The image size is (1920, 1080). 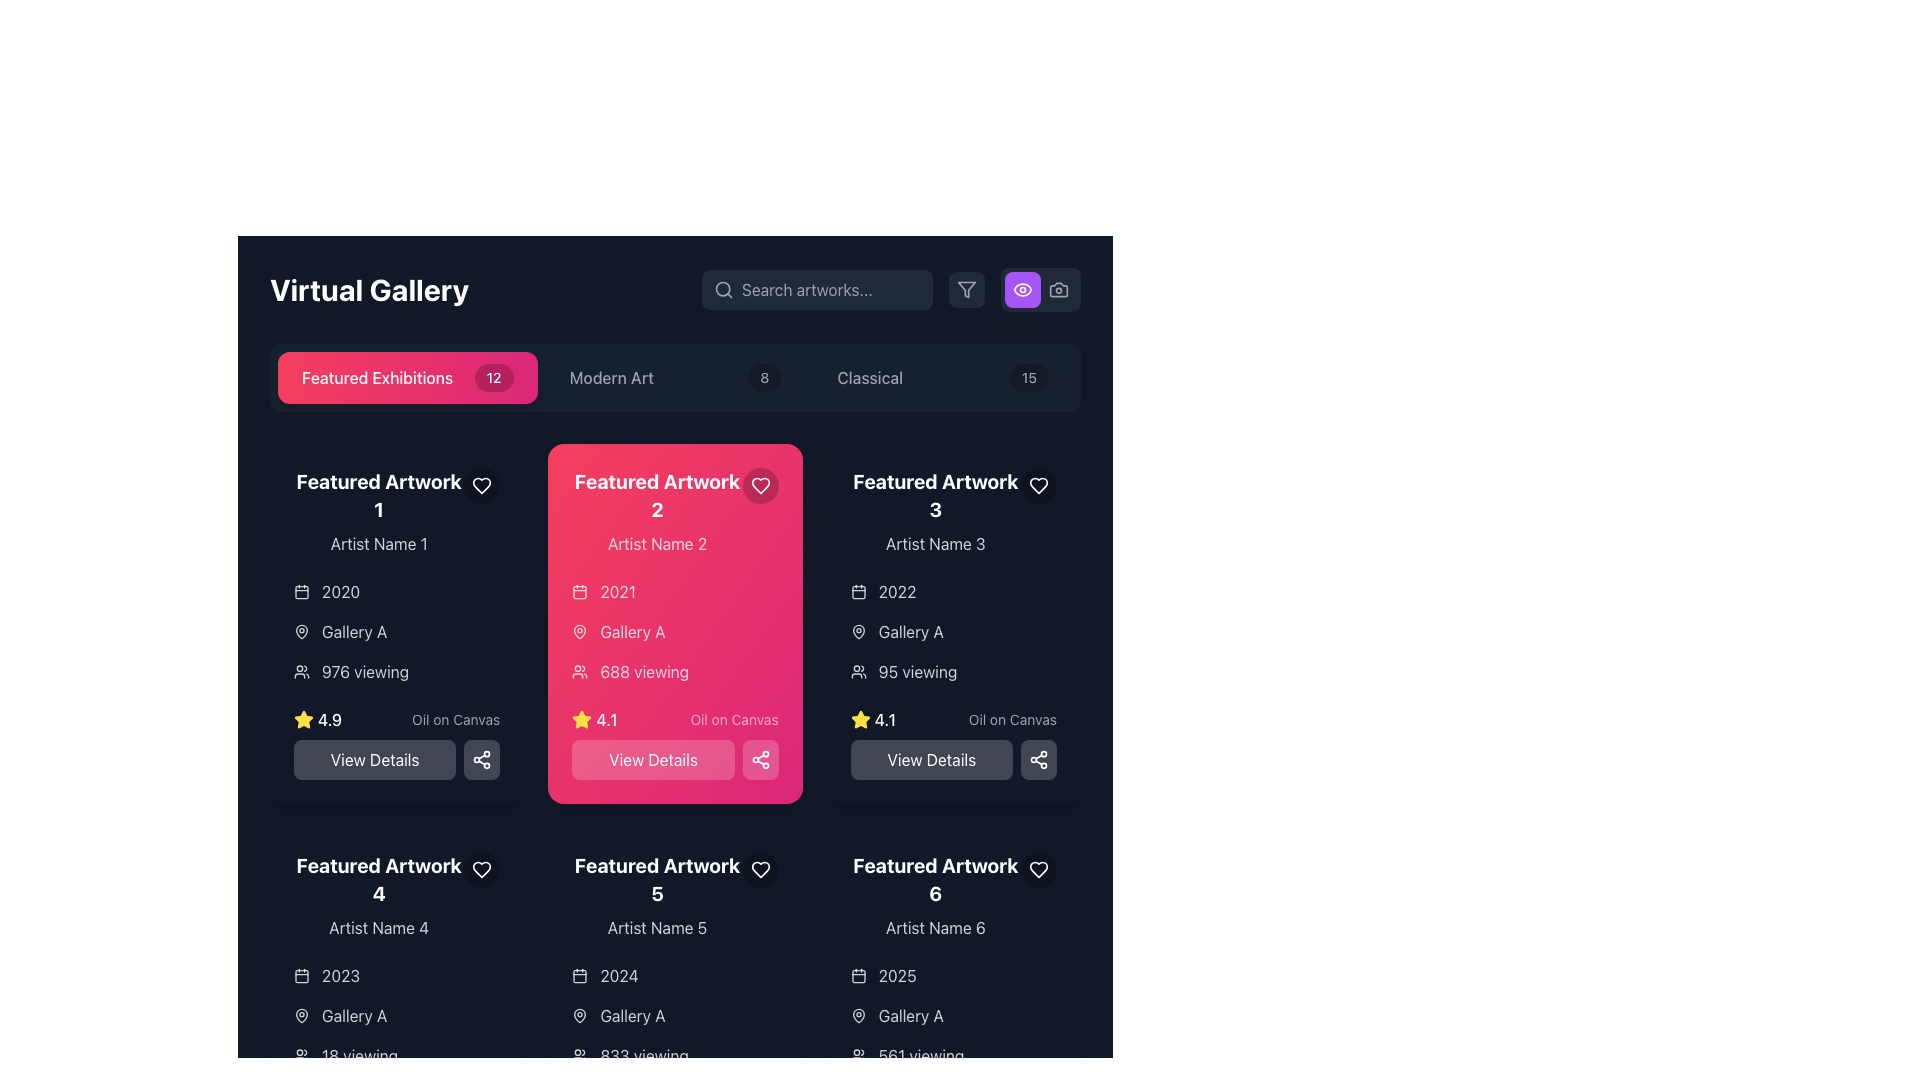 What do you see at coordinates (301, 631) in the screenshot?
I see `the map pin icon element located within the second card labeled 'Featured Artwork 2', adjacent to the label 'Gallery A'` at bounding box center [301, 631].